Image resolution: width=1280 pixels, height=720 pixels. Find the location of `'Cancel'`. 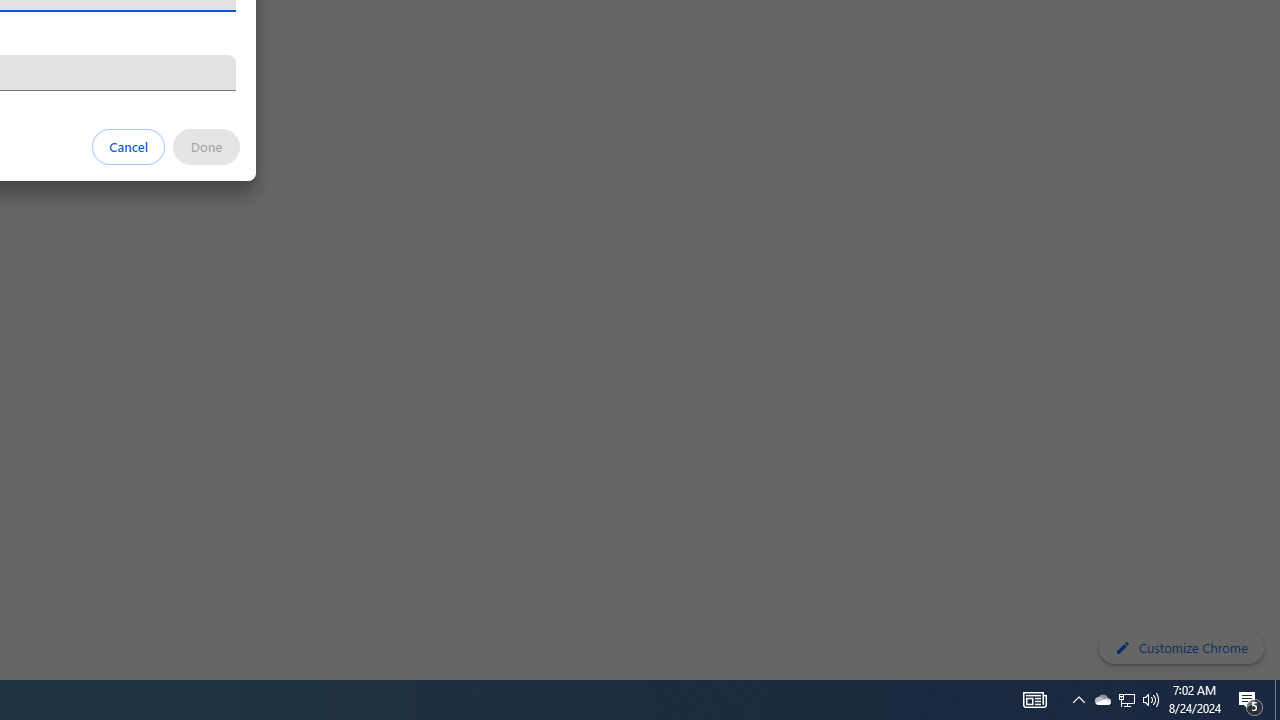

'Cancel' is located at coordinates (128, 145).